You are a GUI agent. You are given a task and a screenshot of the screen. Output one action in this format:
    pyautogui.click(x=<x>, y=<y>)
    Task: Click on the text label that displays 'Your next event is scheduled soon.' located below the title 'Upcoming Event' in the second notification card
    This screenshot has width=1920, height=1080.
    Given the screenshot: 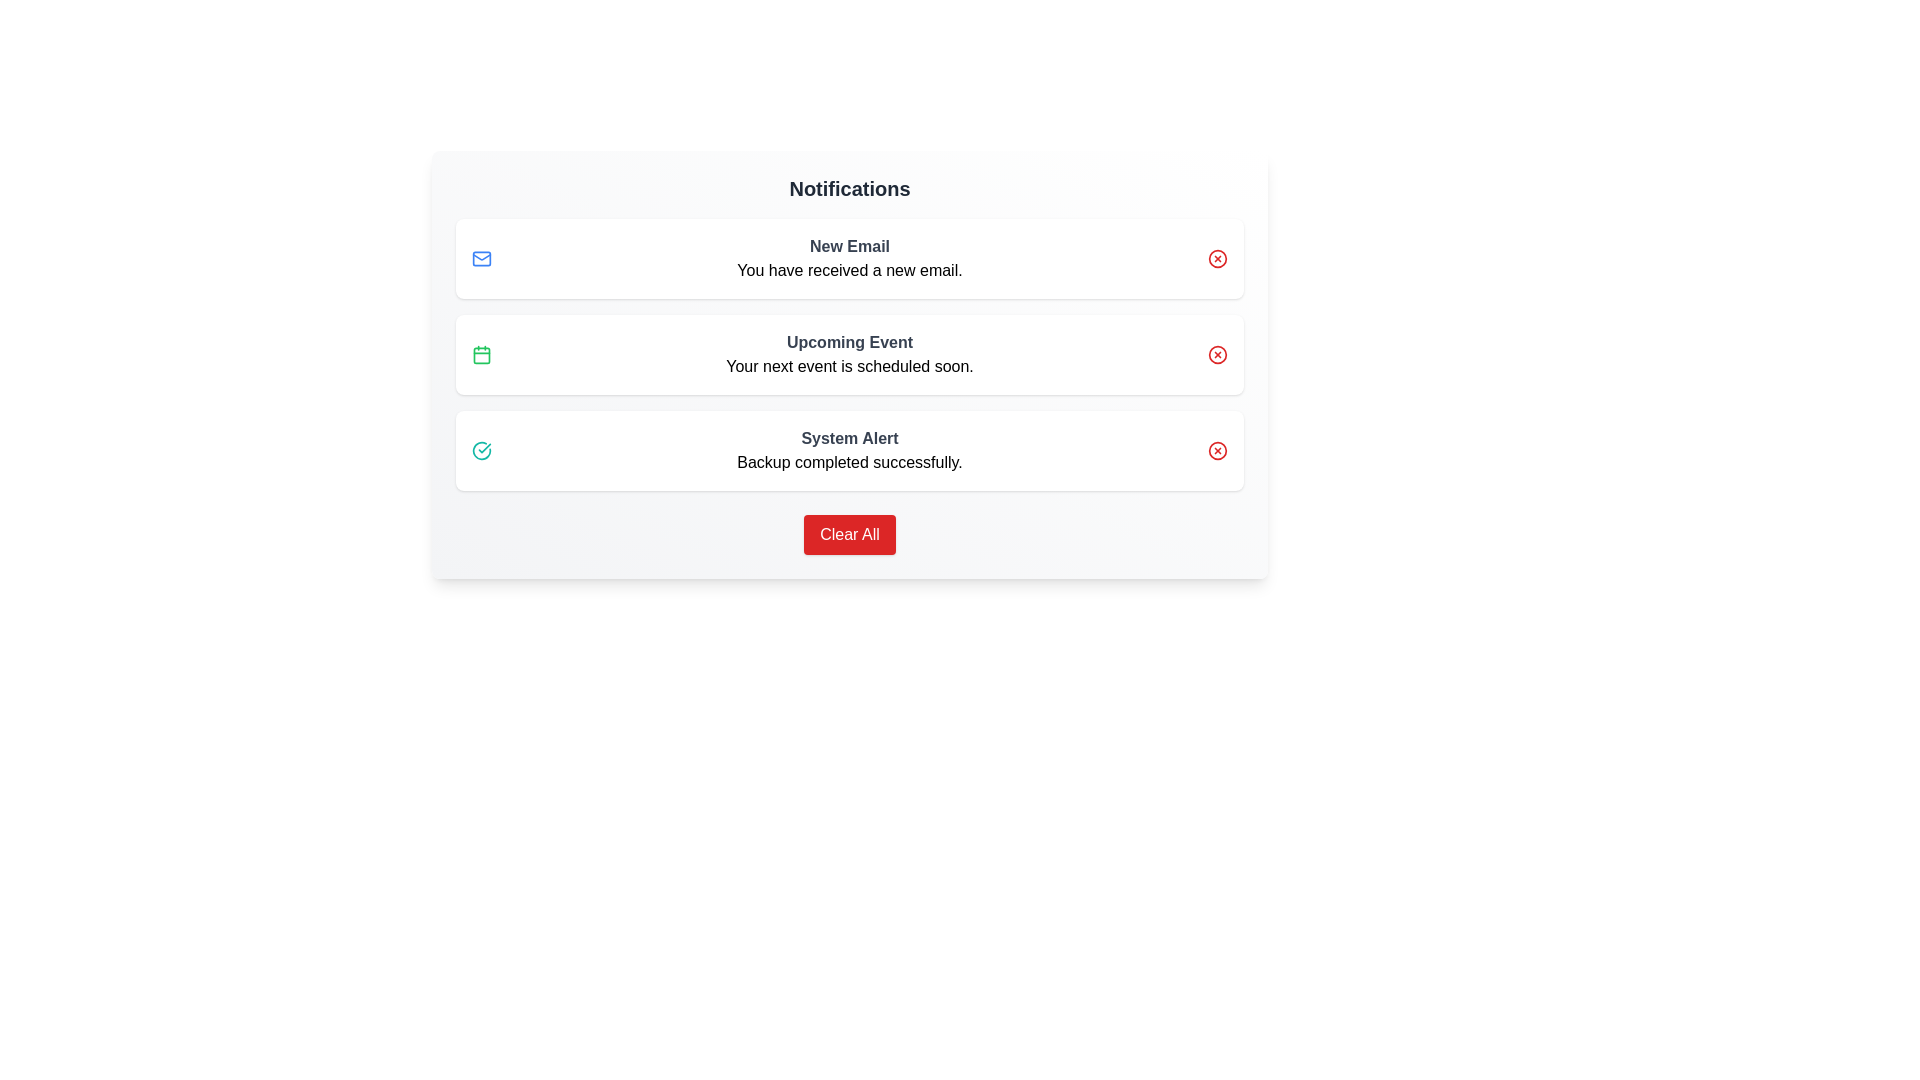 What is the action you would take?
    pyautogui.click(x=849, y=366)
    